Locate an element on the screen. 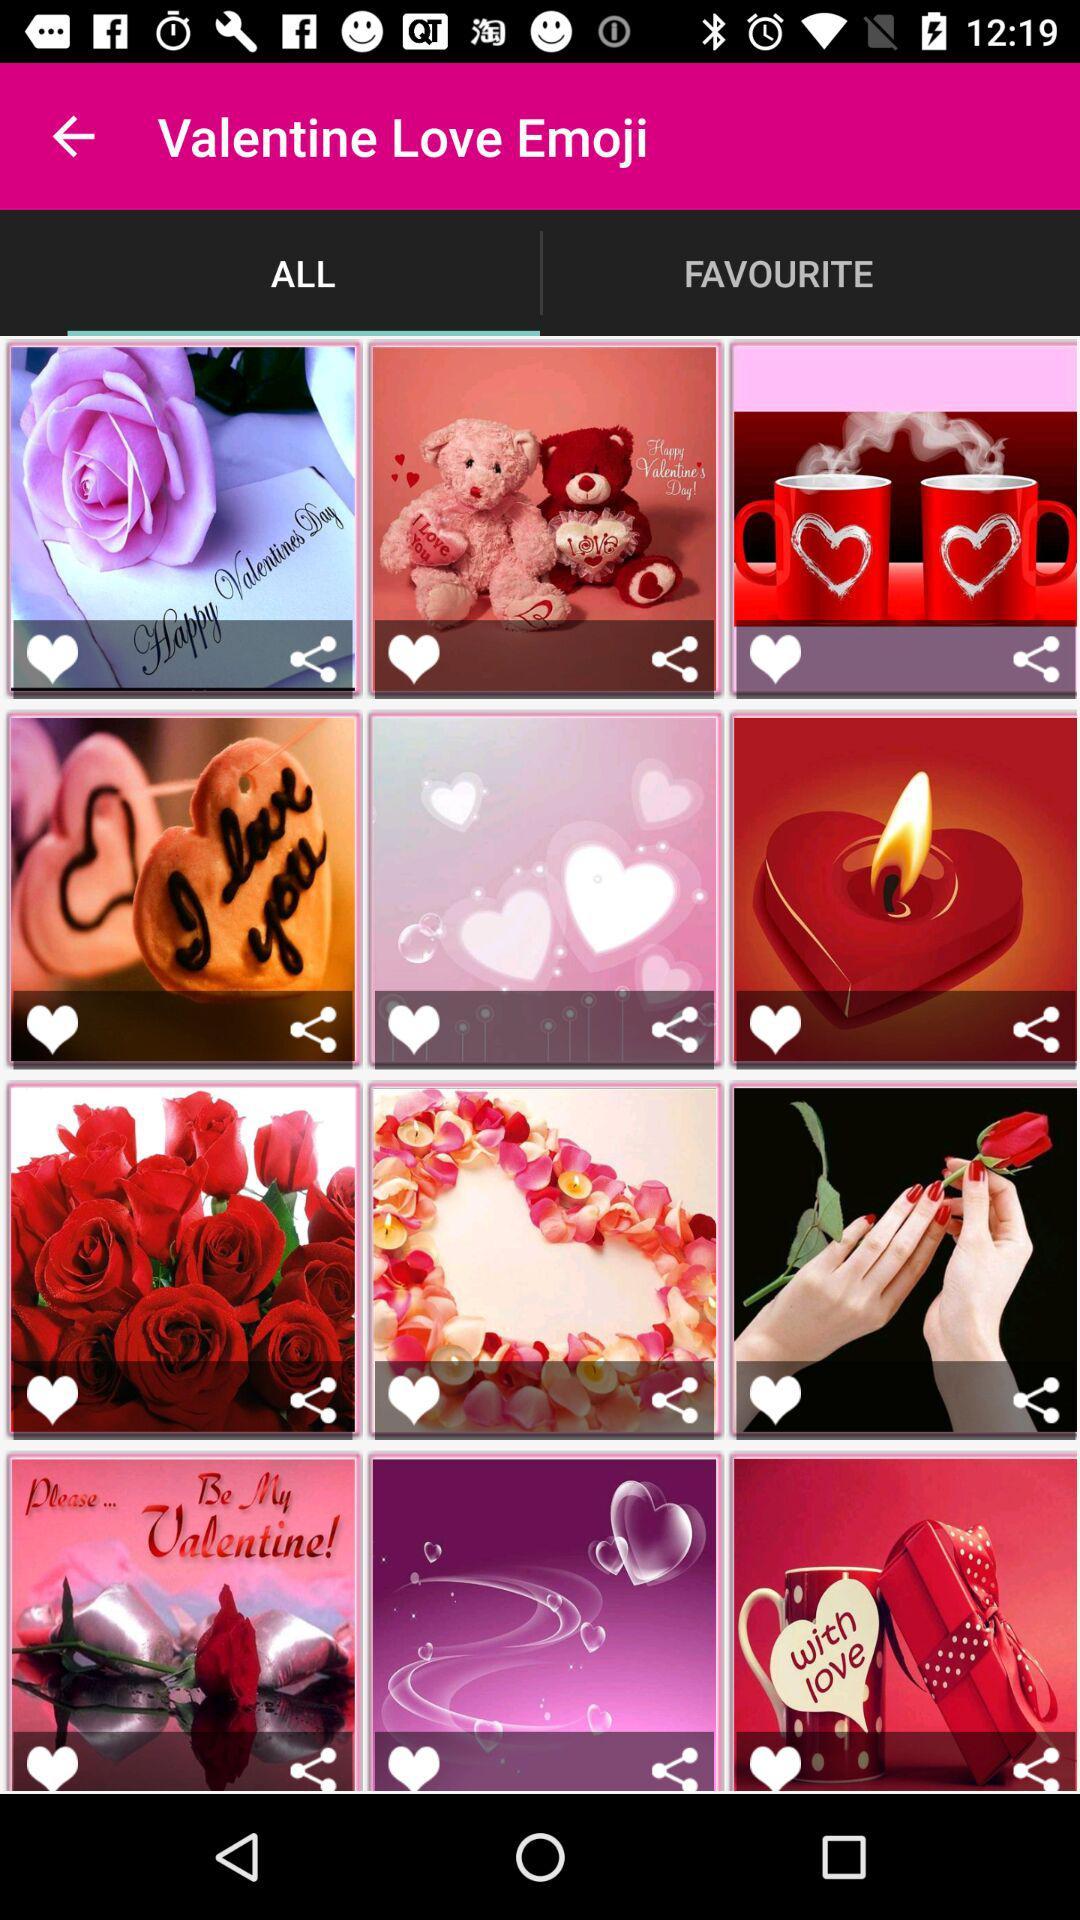 The image size is (1080, 1920). it as favourite is located at coordinates (412, 1768).